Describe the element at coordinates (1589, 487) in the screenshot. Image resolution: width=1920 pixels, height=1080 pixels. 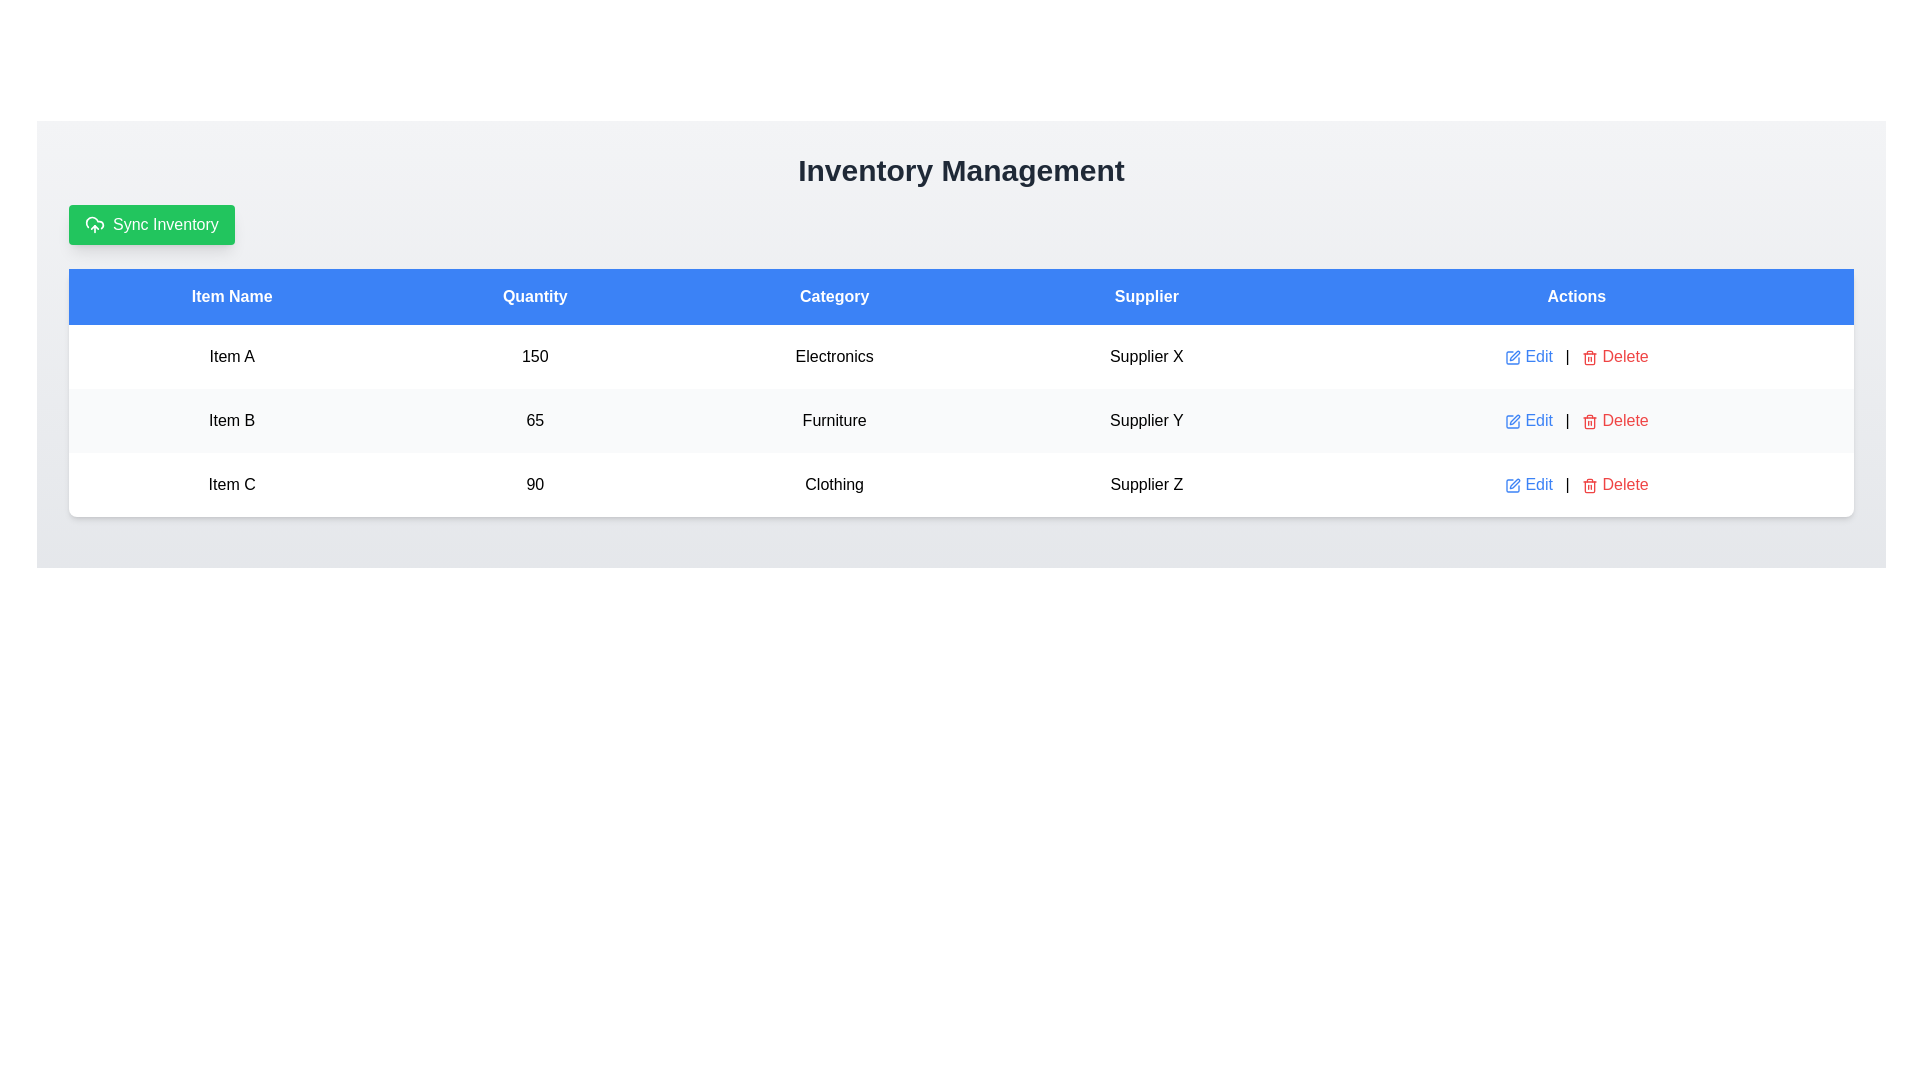
I see `the Trash can icon in the 'Actions' column of the data table for 'Item B'` at that location.